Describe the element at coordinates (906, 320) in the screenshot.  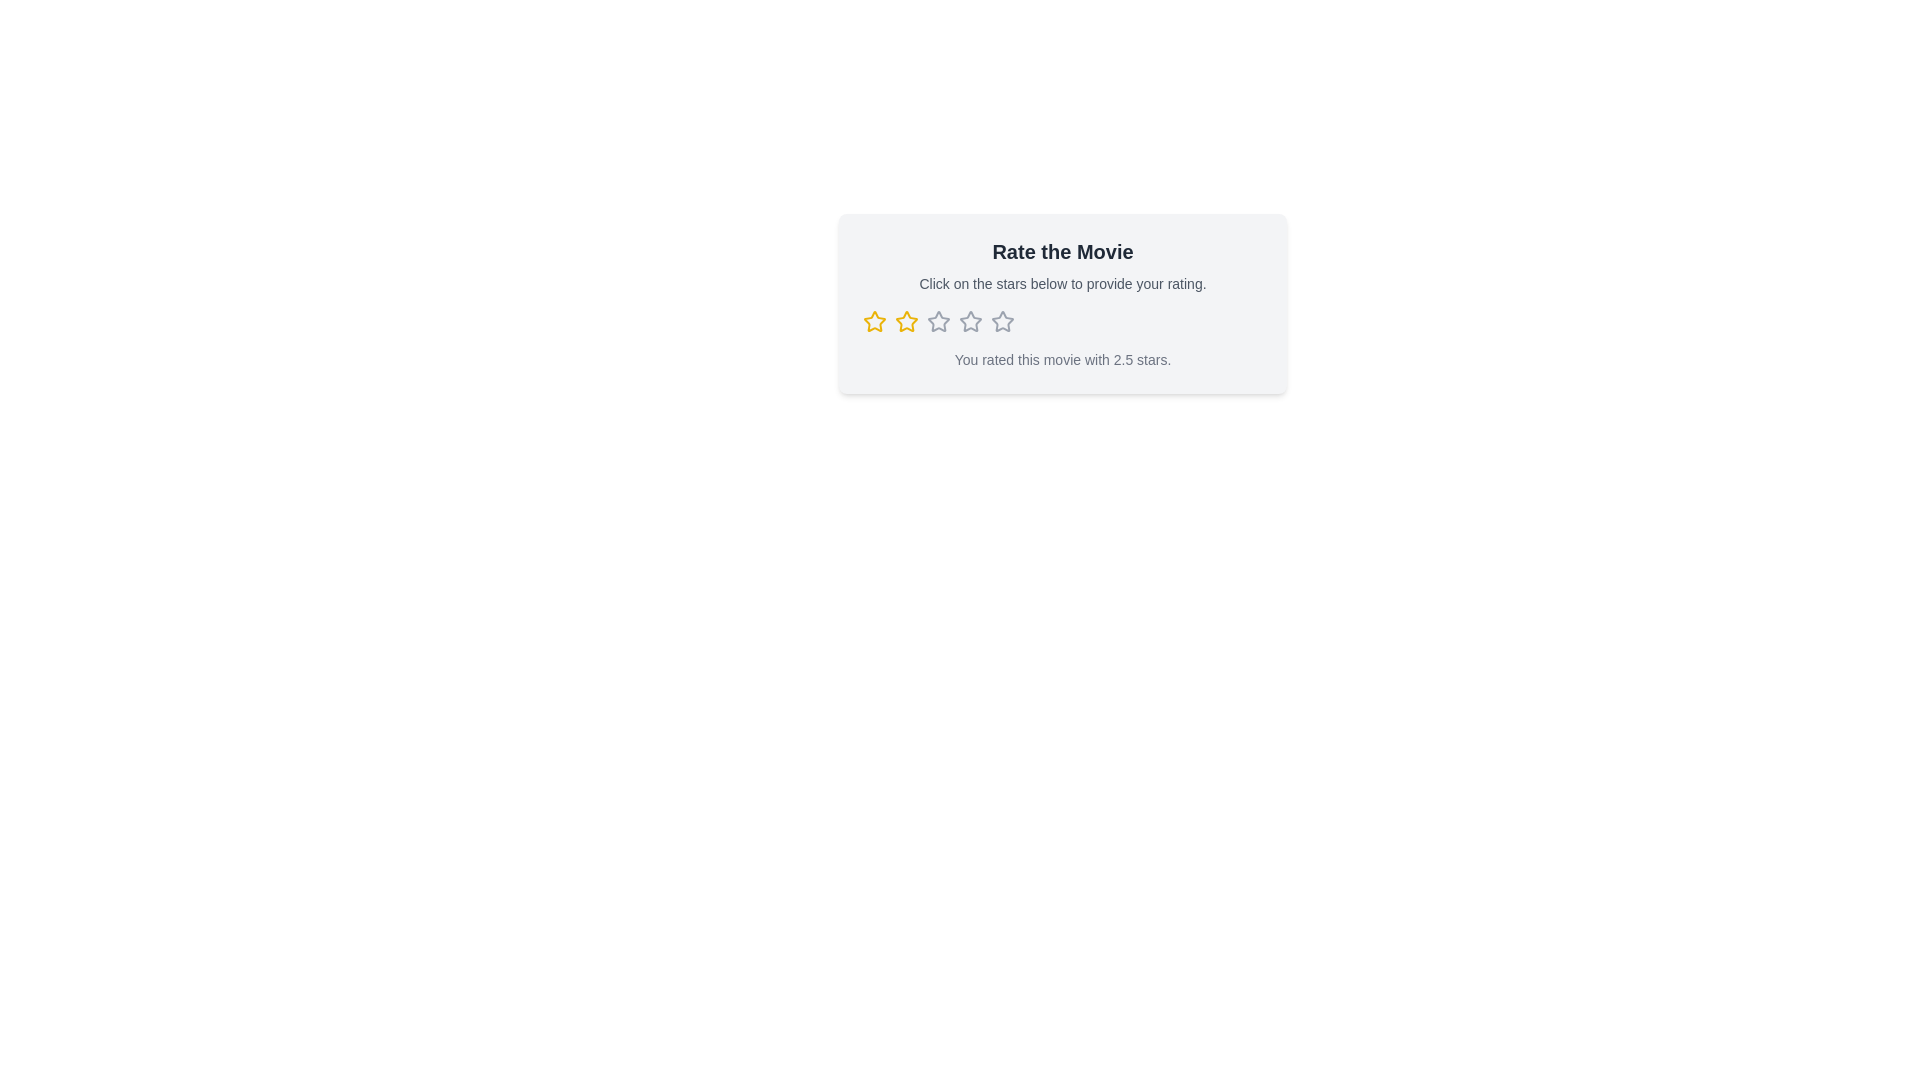
I see `the second yellow Rating Star in the horizontal group` at that location.